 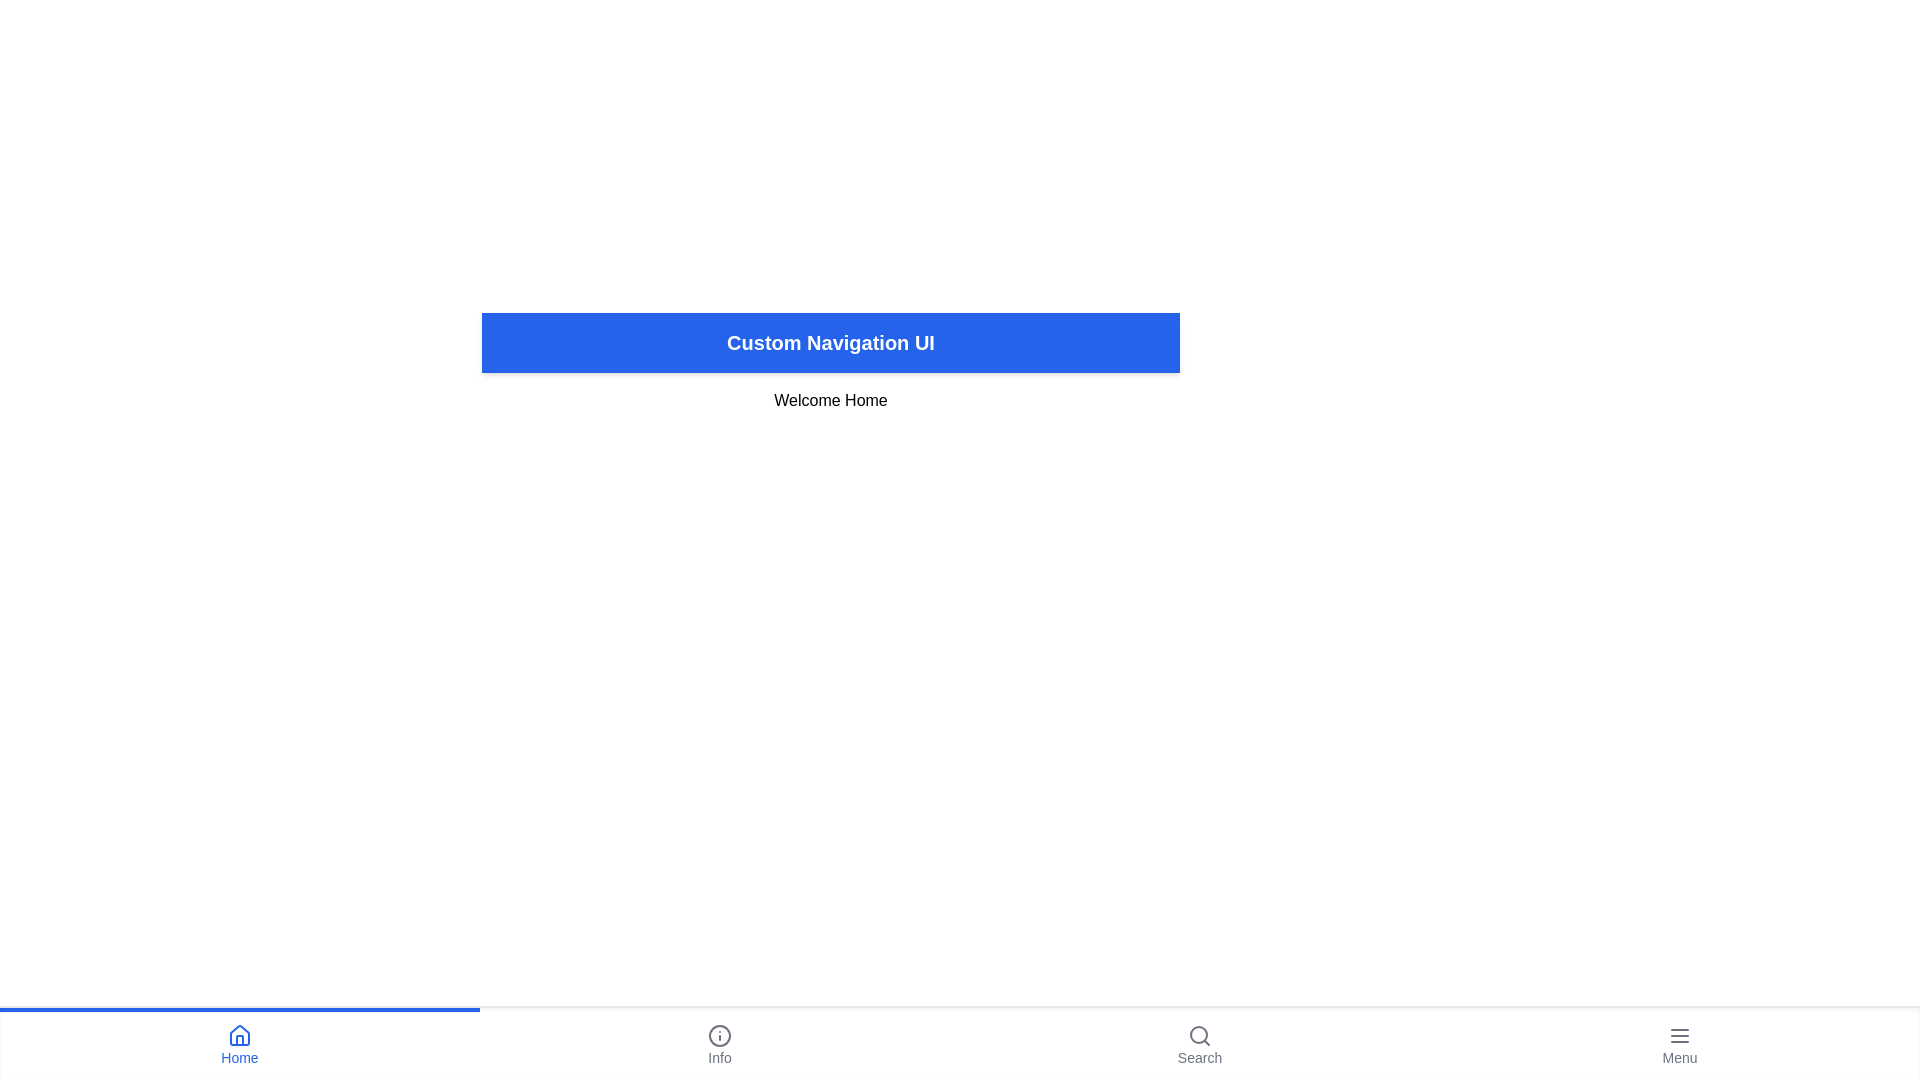 I want to click on the 'Home' text label, which is located in the bottom navigation menu beneath the house icon, so click(x=240, y=1056).